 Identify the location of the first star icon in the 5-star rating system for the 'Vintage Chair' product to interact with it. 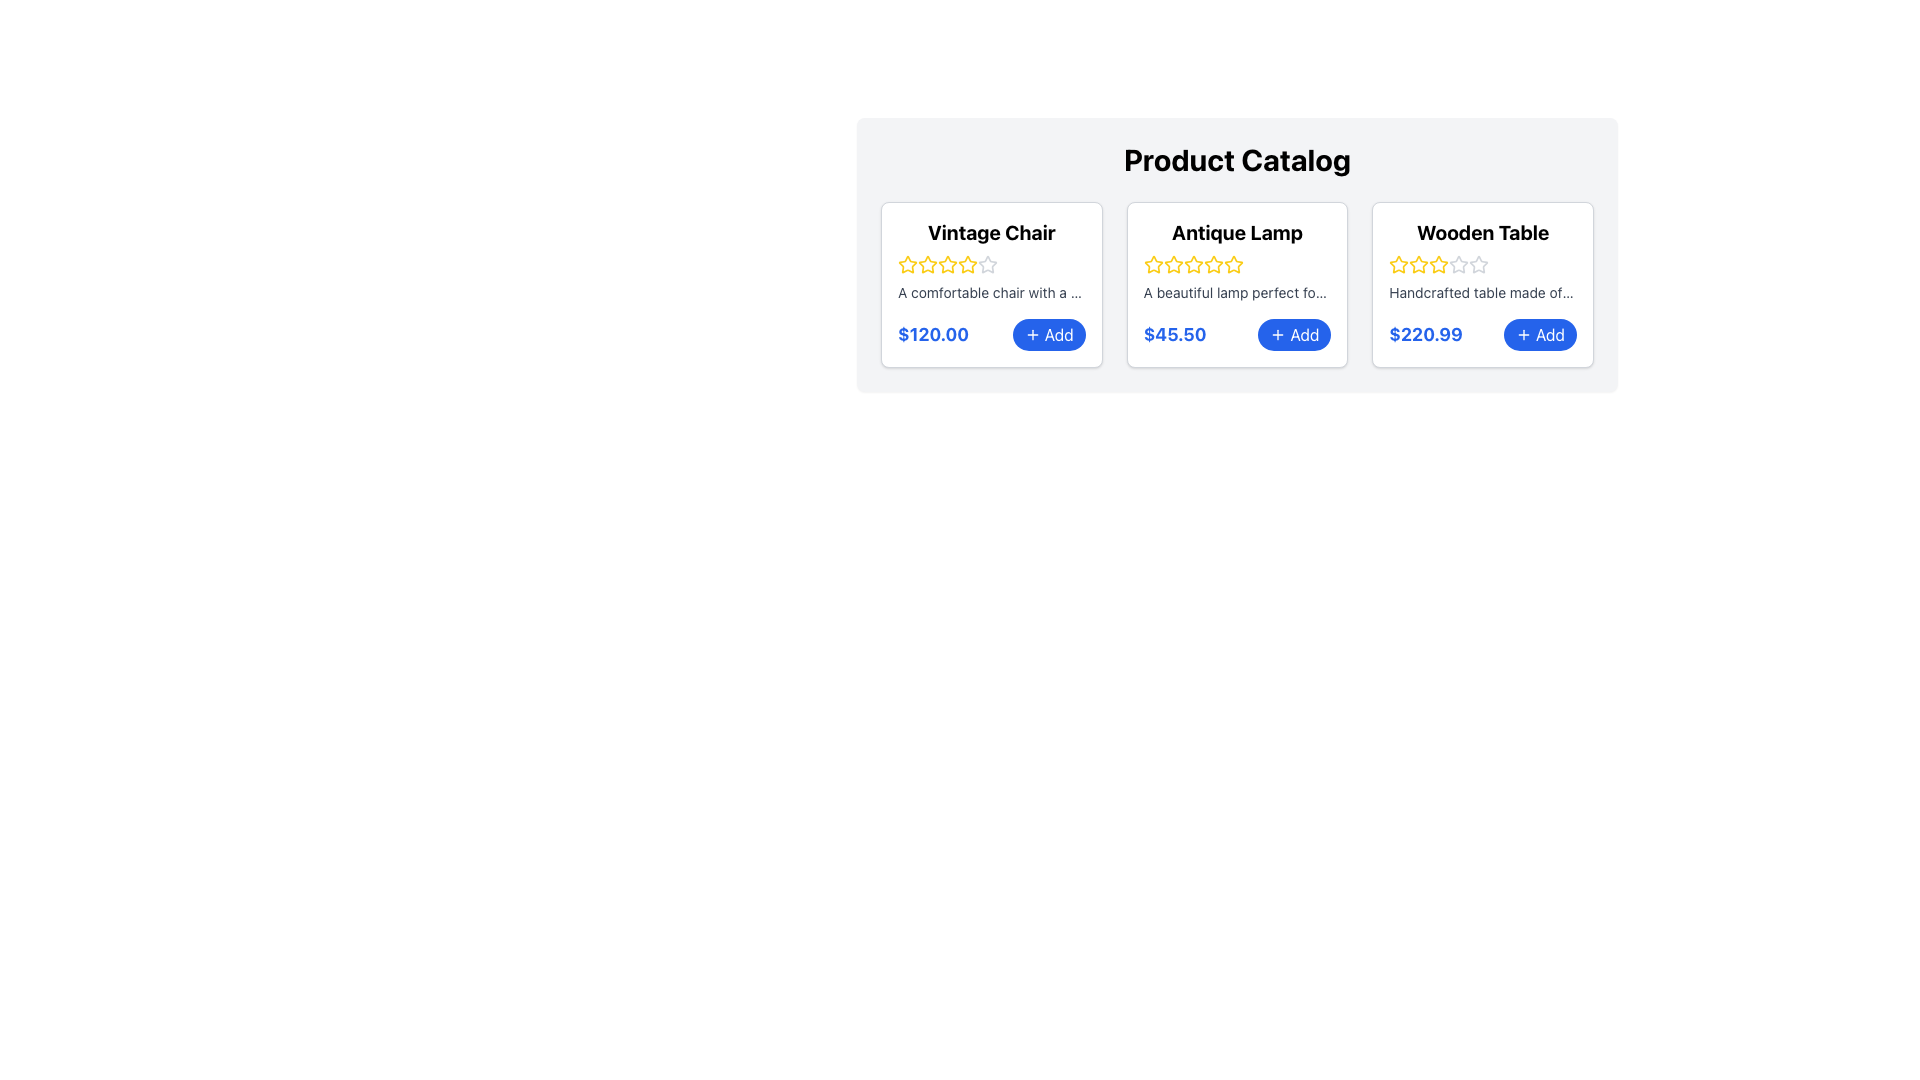
(906, 263).